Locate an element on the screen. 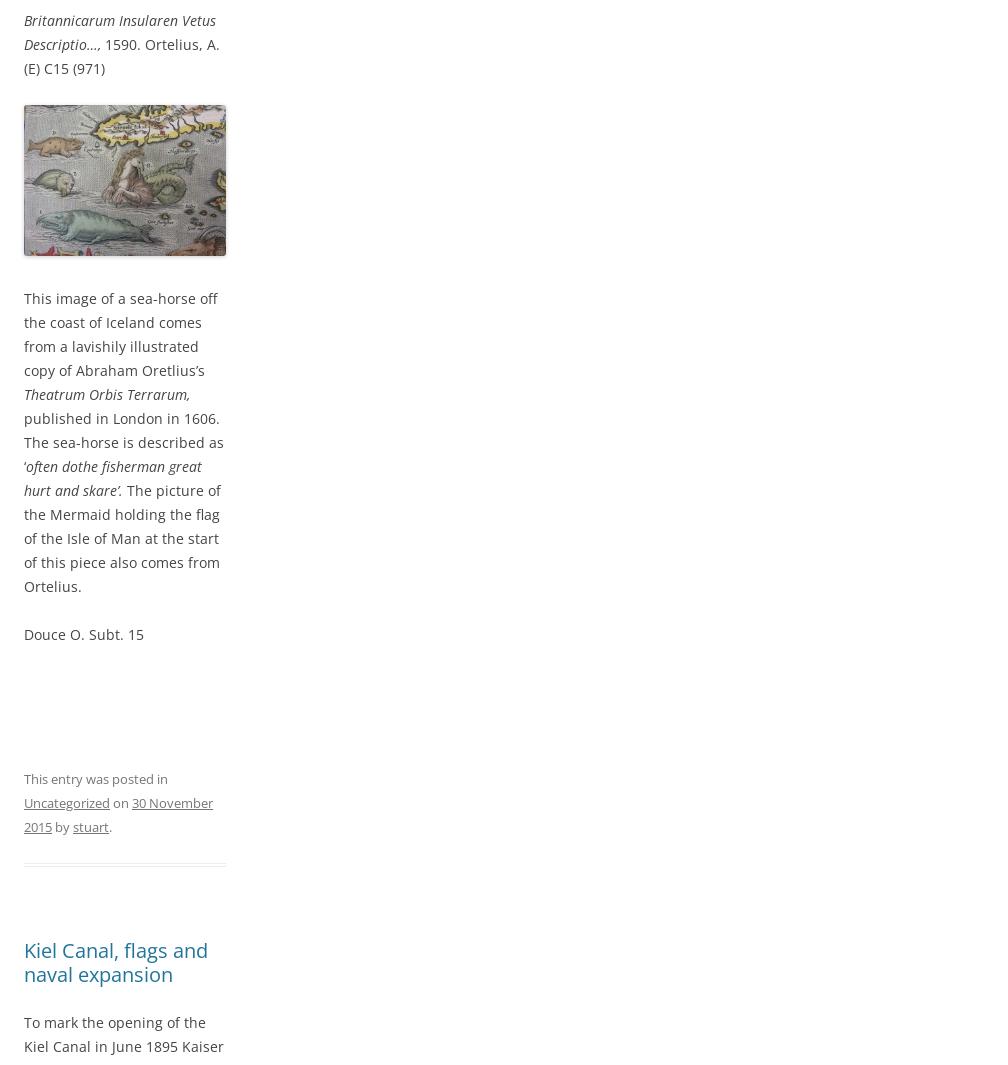  'This image of a sea-horse off the coast of Iceland comes from a lavishily illustrated copy of Abraham Oretlius’s' is located at coordinates (120, 333).